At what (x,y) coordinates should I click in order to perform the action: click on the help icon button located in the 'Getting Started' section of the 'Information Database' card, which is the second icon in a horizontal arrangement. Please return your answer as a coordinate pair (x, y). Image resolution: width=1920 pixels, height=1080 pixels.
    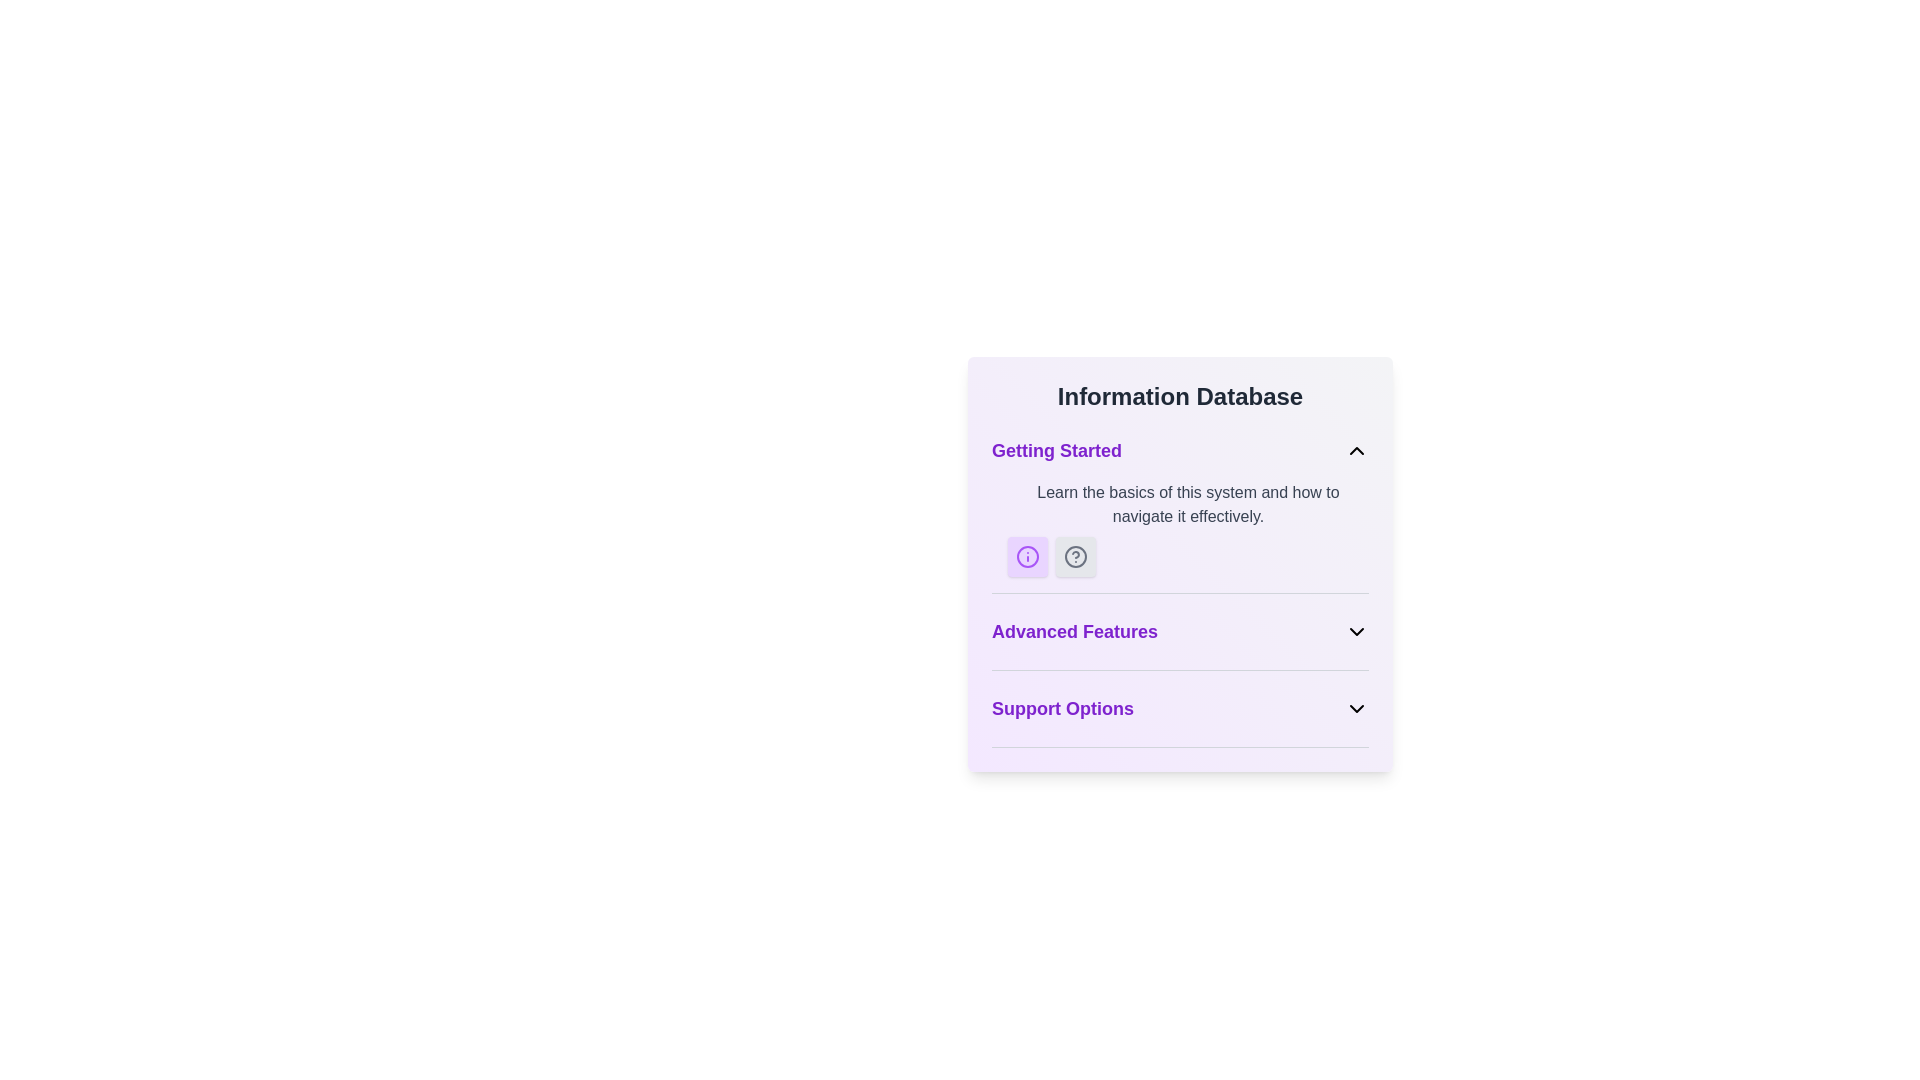
    Looking at the image, I should click on (1074, 556).